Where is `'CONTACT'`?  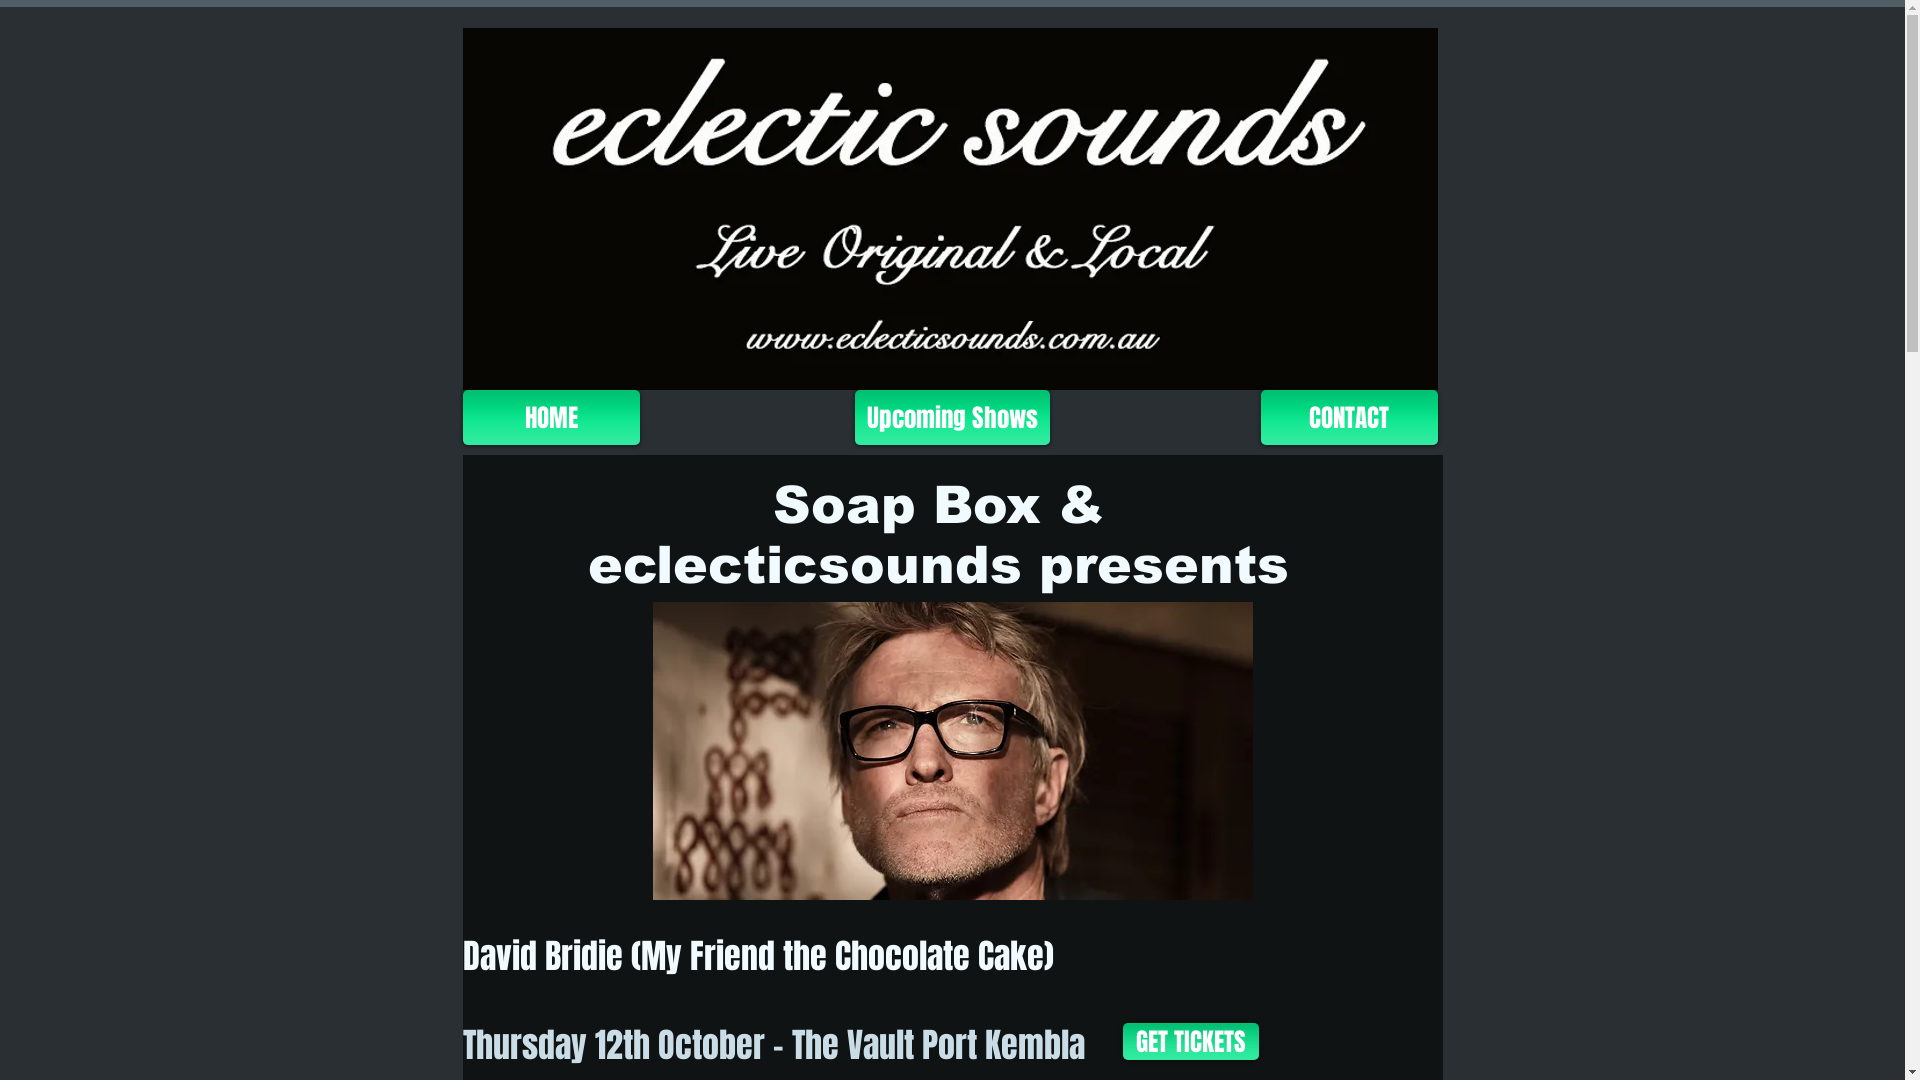
'CONTACT' is located at coordinates (1348, 416).